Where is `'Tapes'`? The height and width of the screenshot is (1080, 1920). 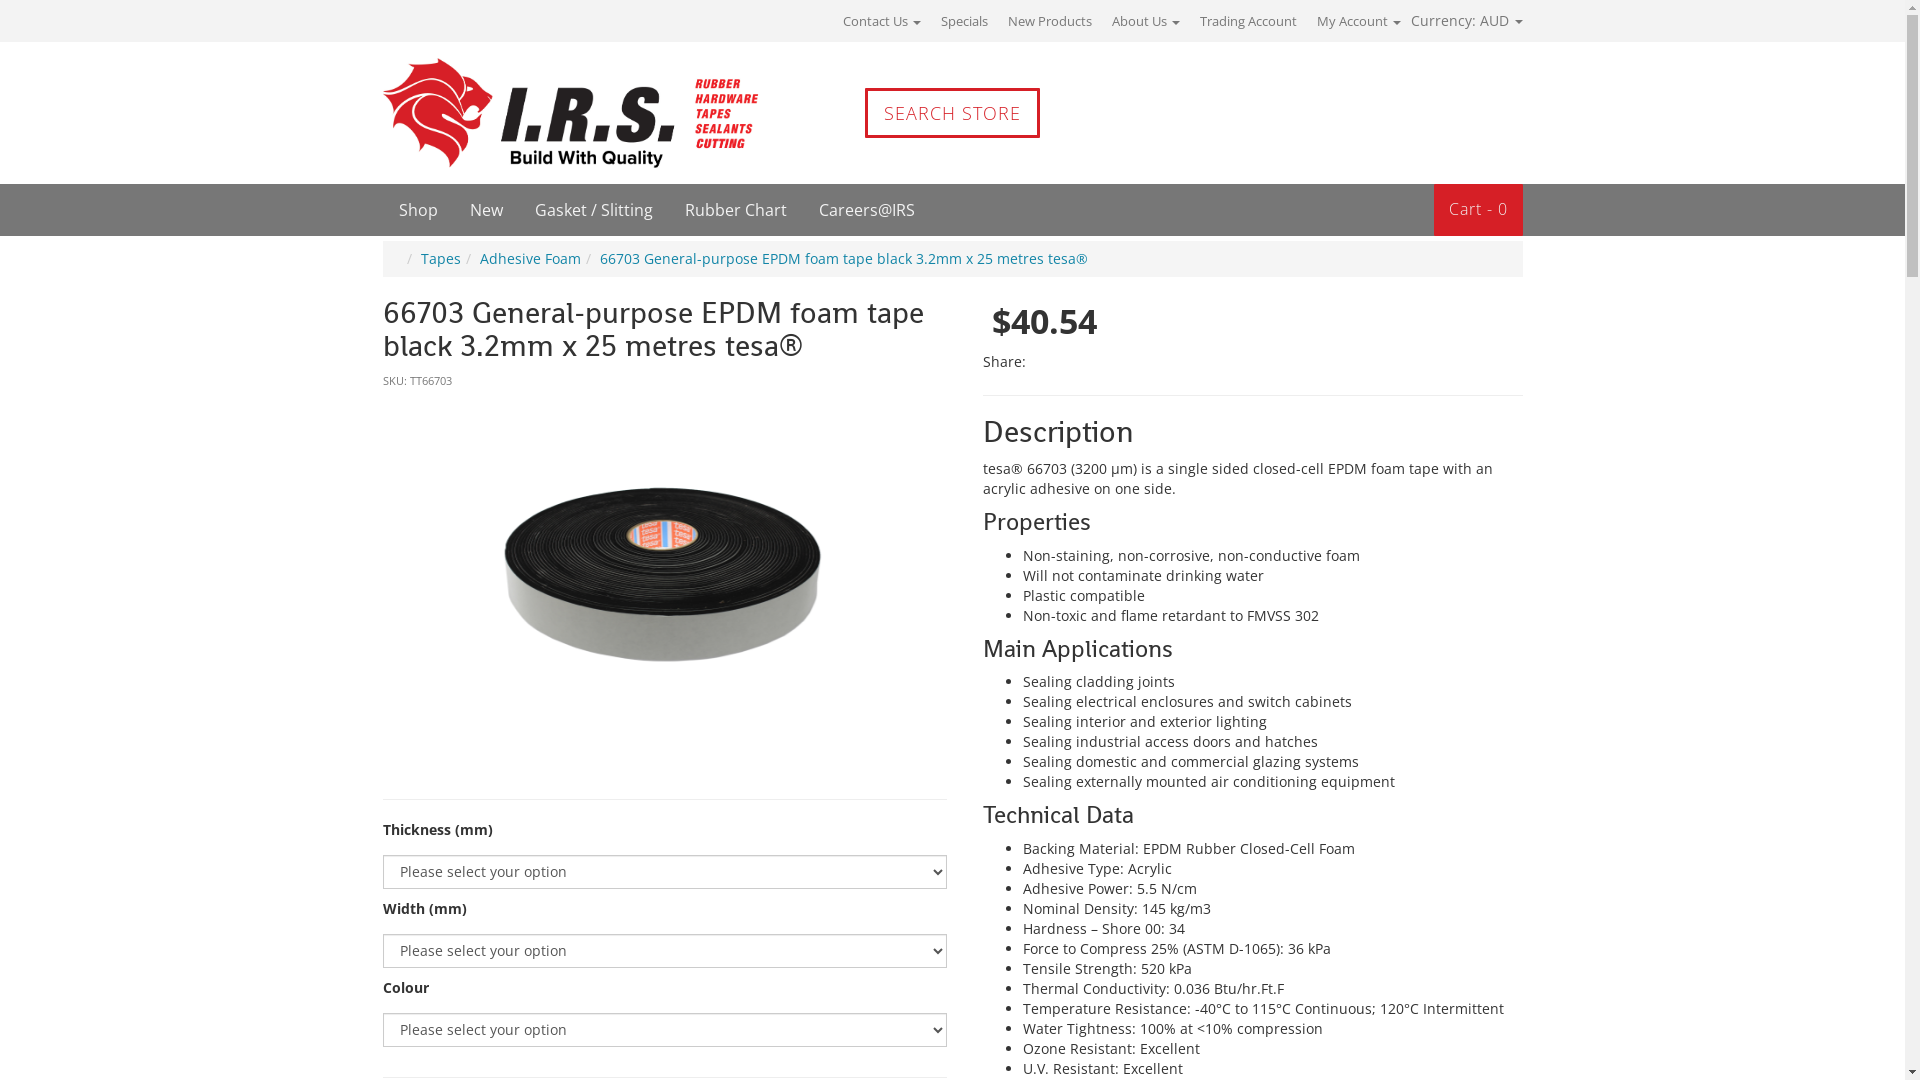 'Tapes' is located at coordinates (439, 257).